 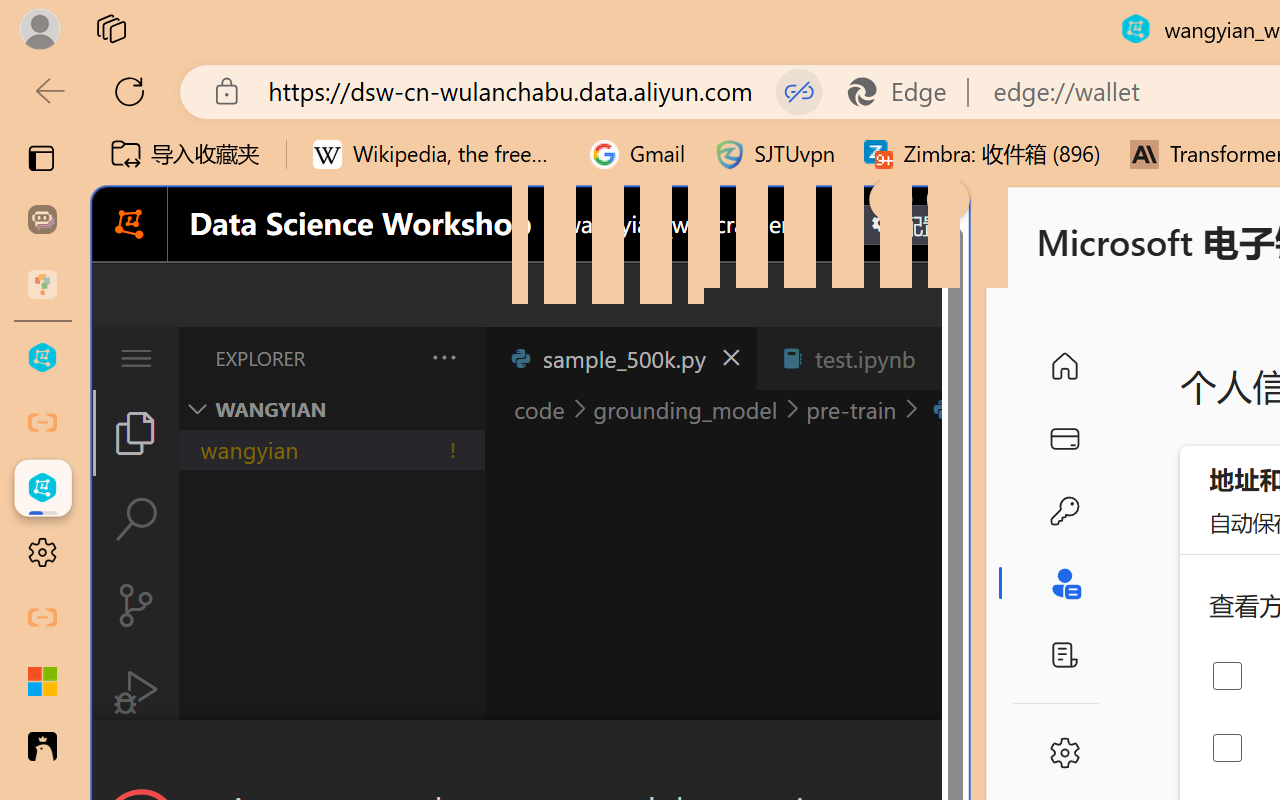 What do you see at coordinates (42, 682) in the screenshot?
I see `'Microsoft security help and learning'` at bounding box center [42, 682].